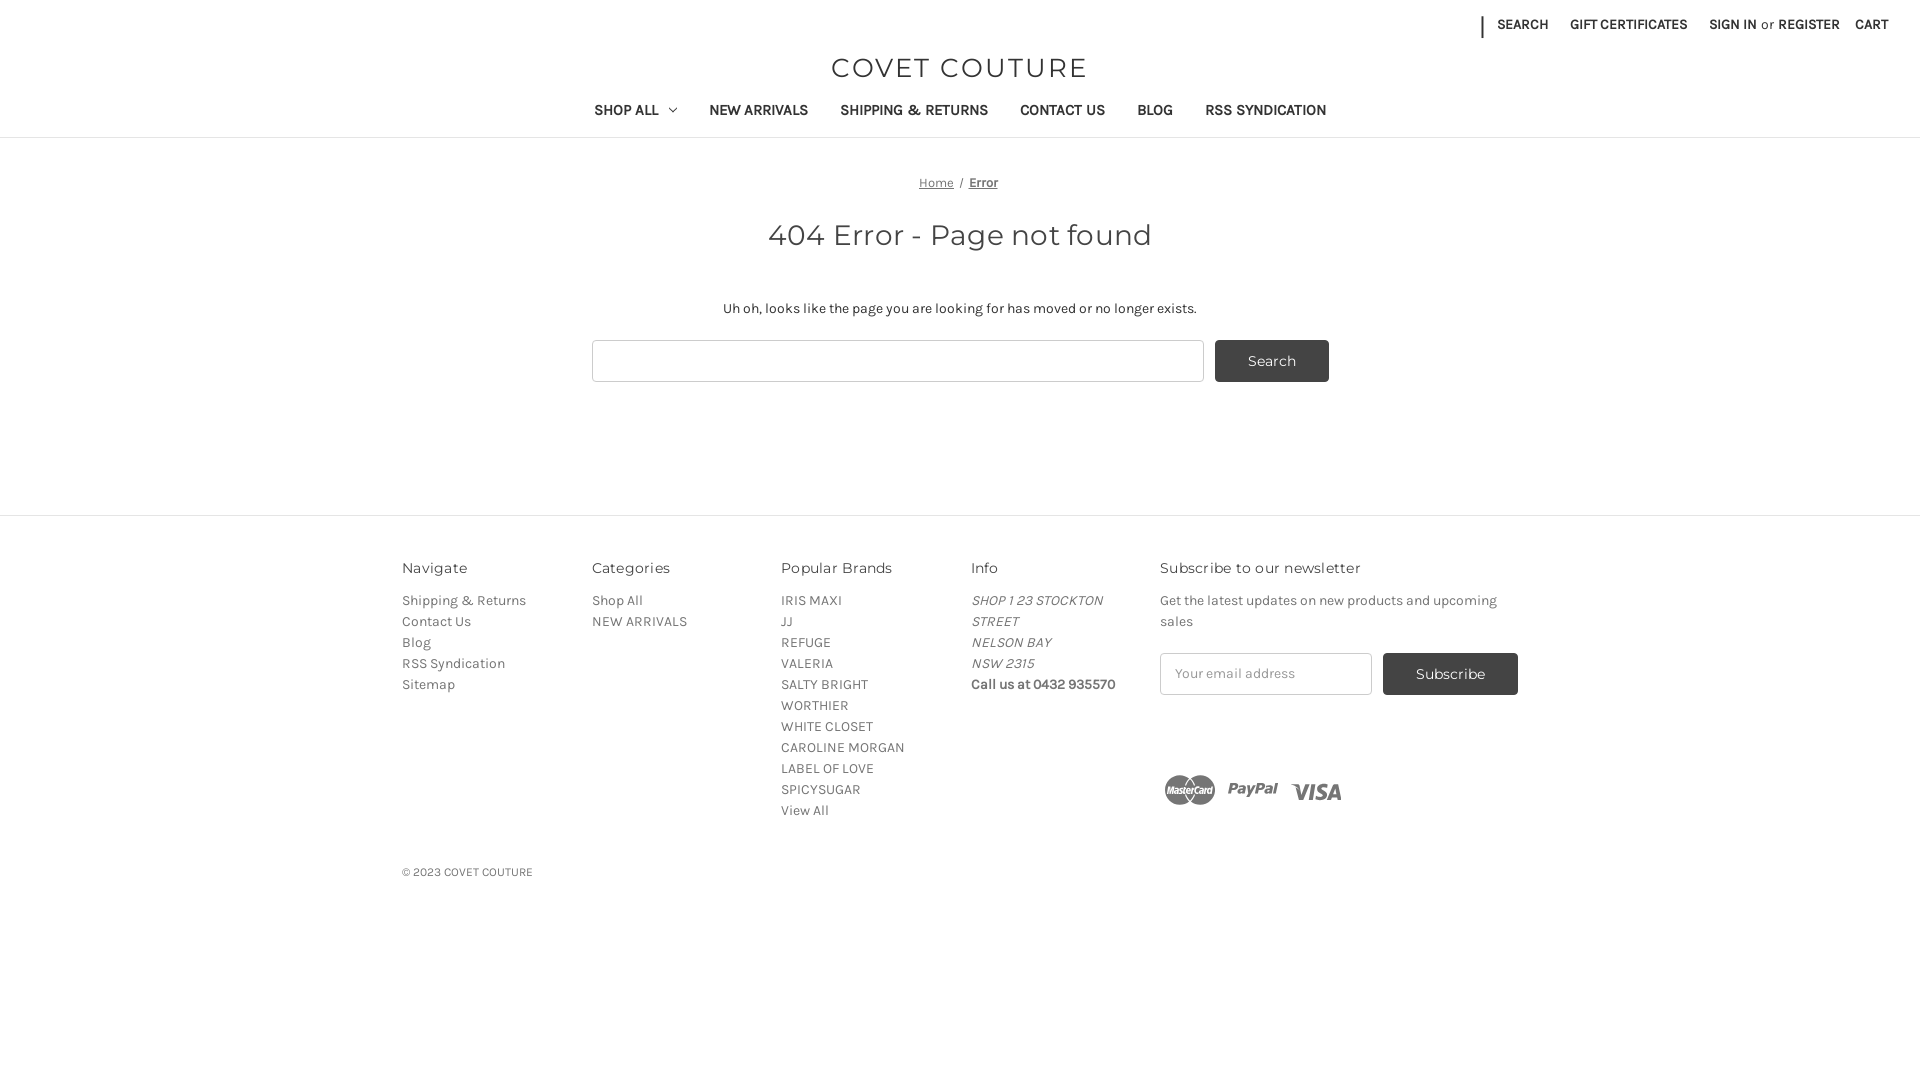 The height and width of the screenshot is (1080, 1920). Describe the element at coordinates (806, 663) in the screenshot. I see `'VALERIA'` at that location.